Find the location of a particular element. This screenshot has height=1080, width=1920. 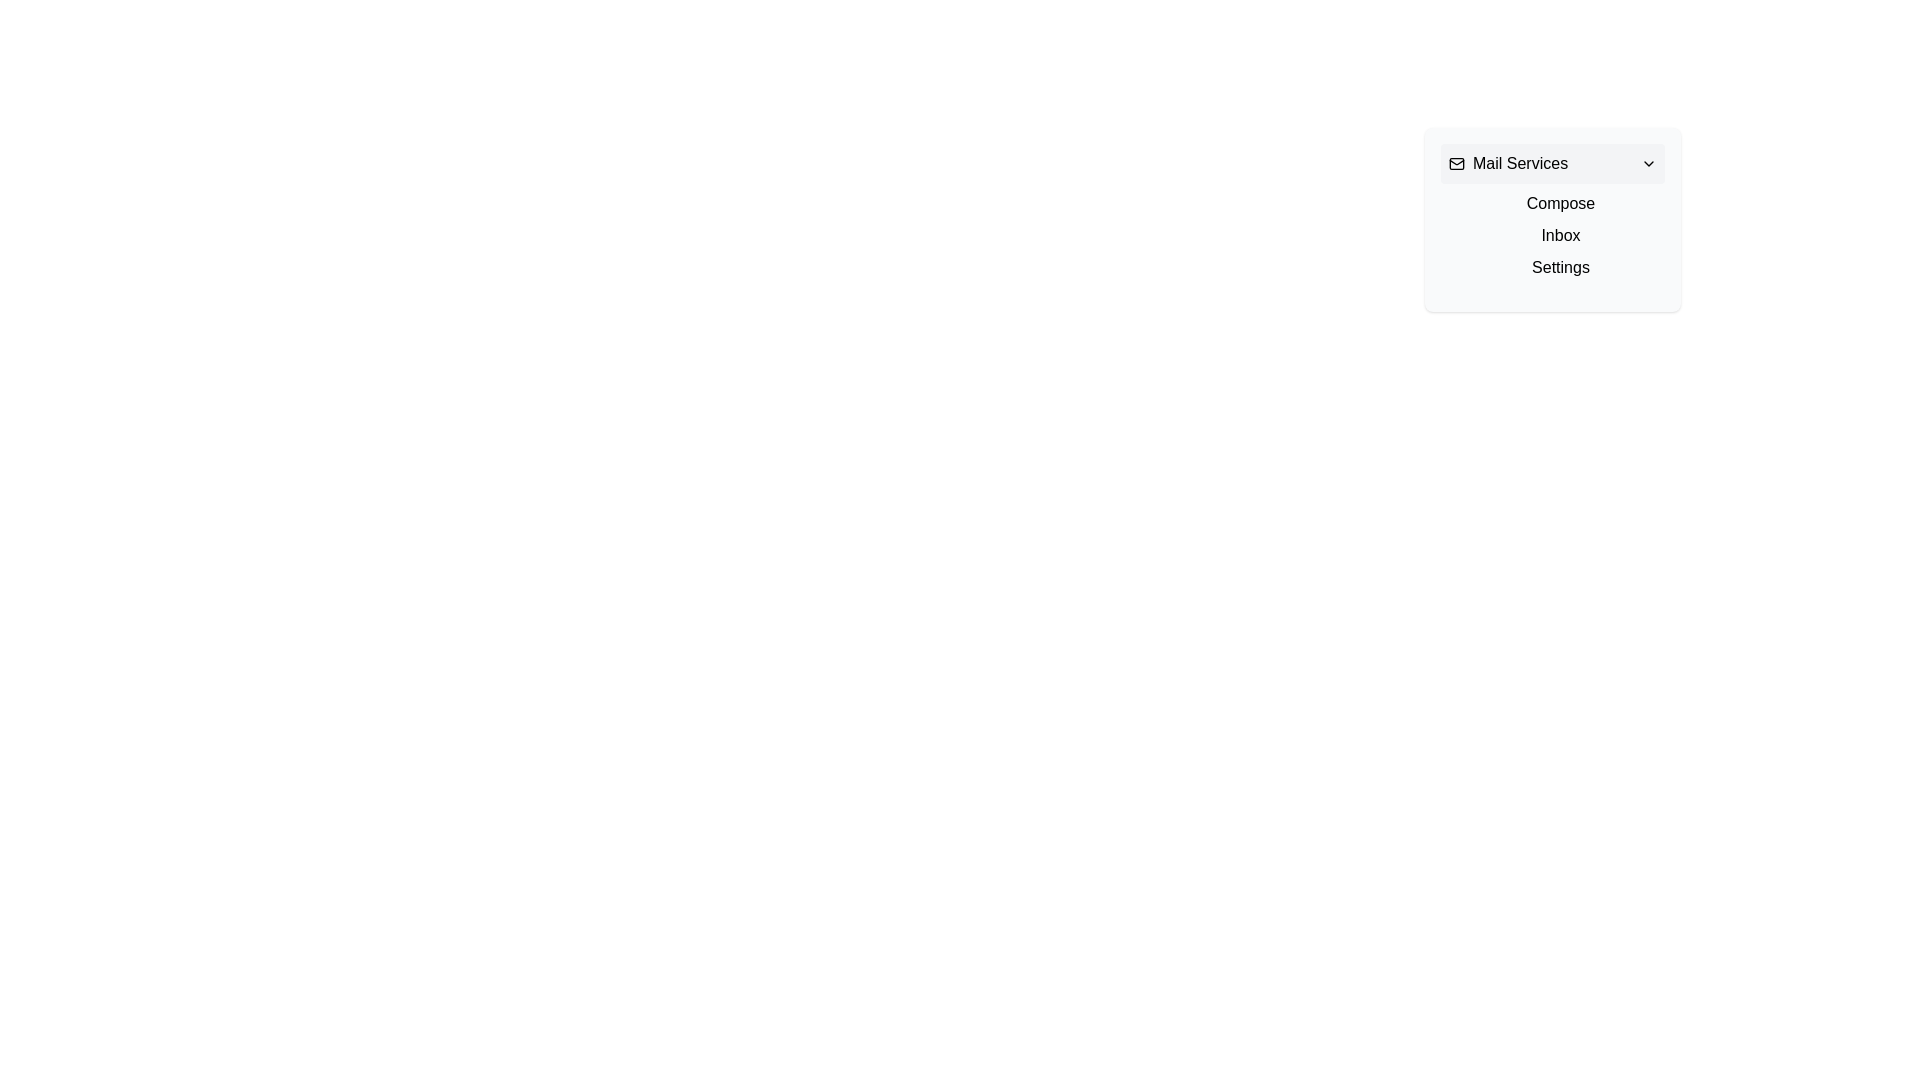

the Dropdown menu list located under the 'Mail Services' title at the top-right section of the interface is located at coordinates (1552, 234).